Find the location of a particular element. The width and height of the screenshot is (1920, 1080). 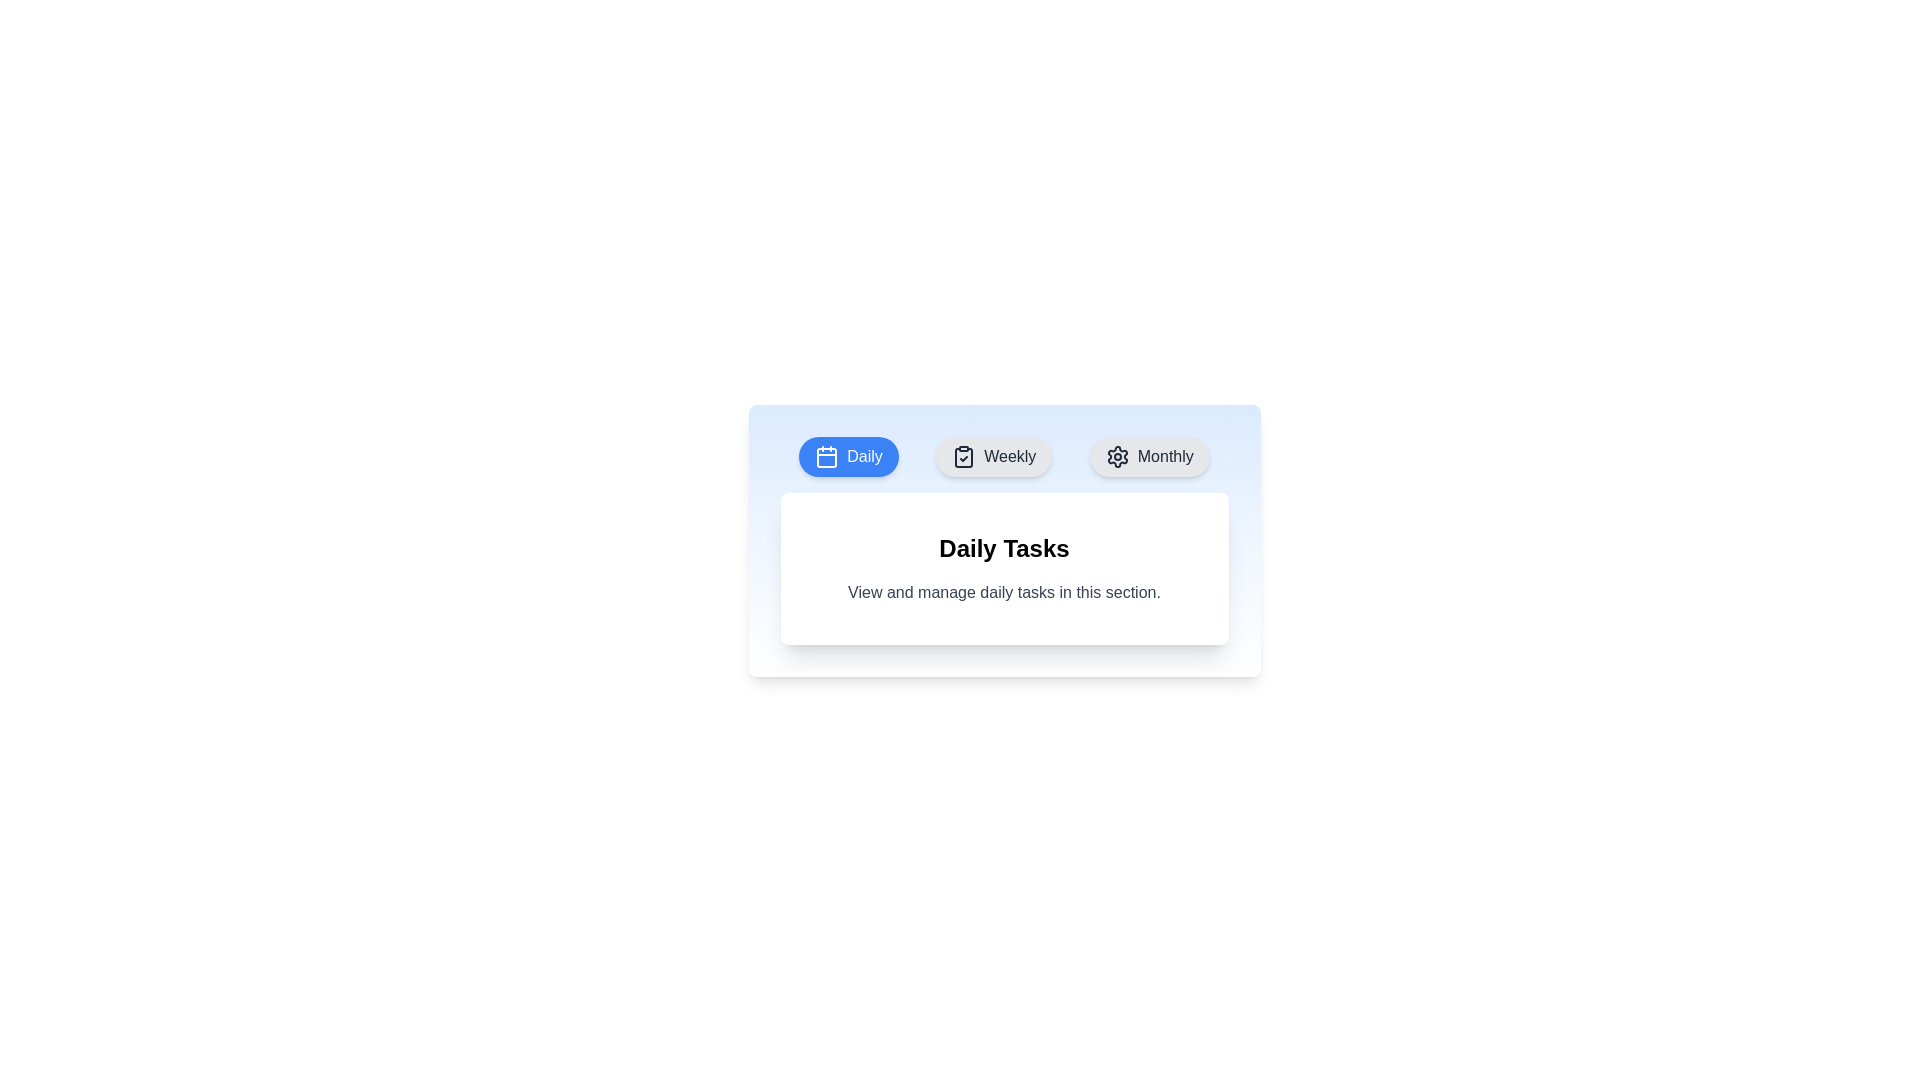

the Monthly tab to view its content is located at coordinates (1149, 456).